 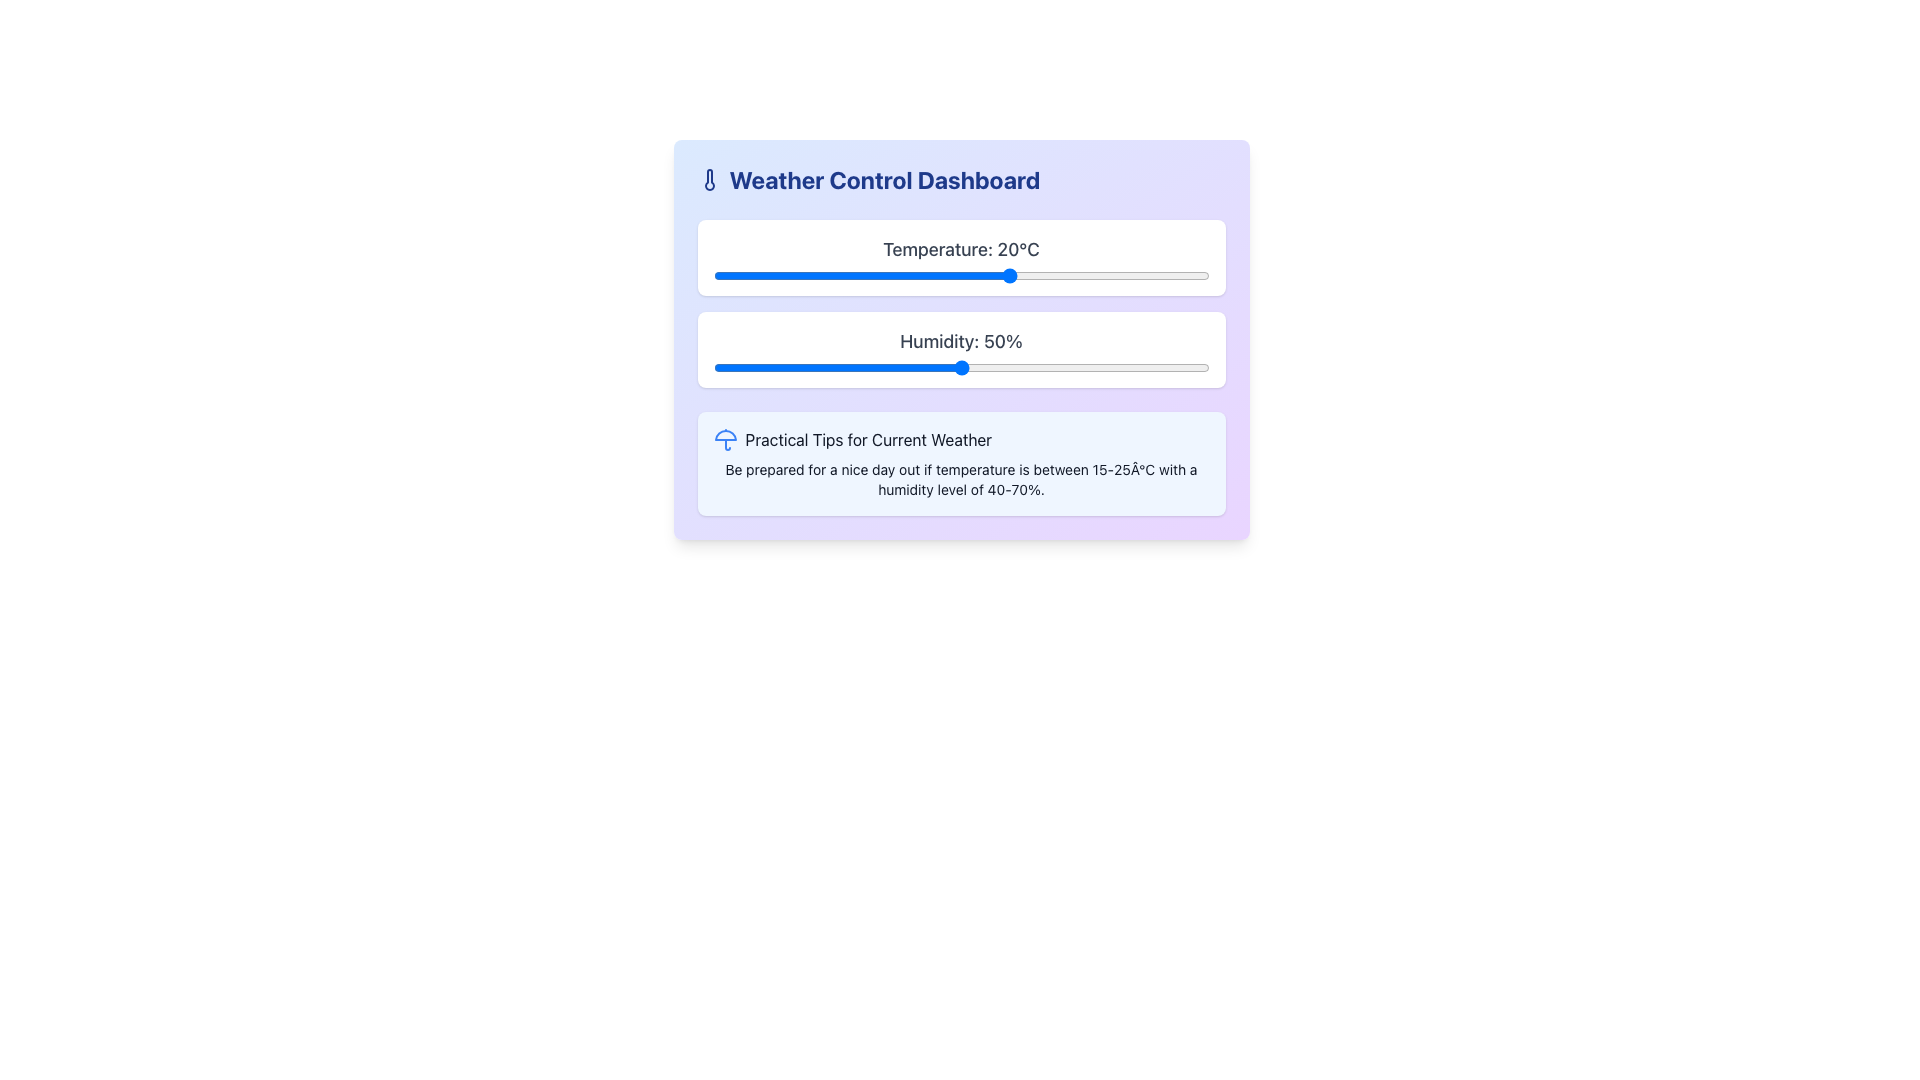 What do you see at coordinates (1174, 367) in the screenshot?
I see `the humidity level` at bounding box center [1174, 367].